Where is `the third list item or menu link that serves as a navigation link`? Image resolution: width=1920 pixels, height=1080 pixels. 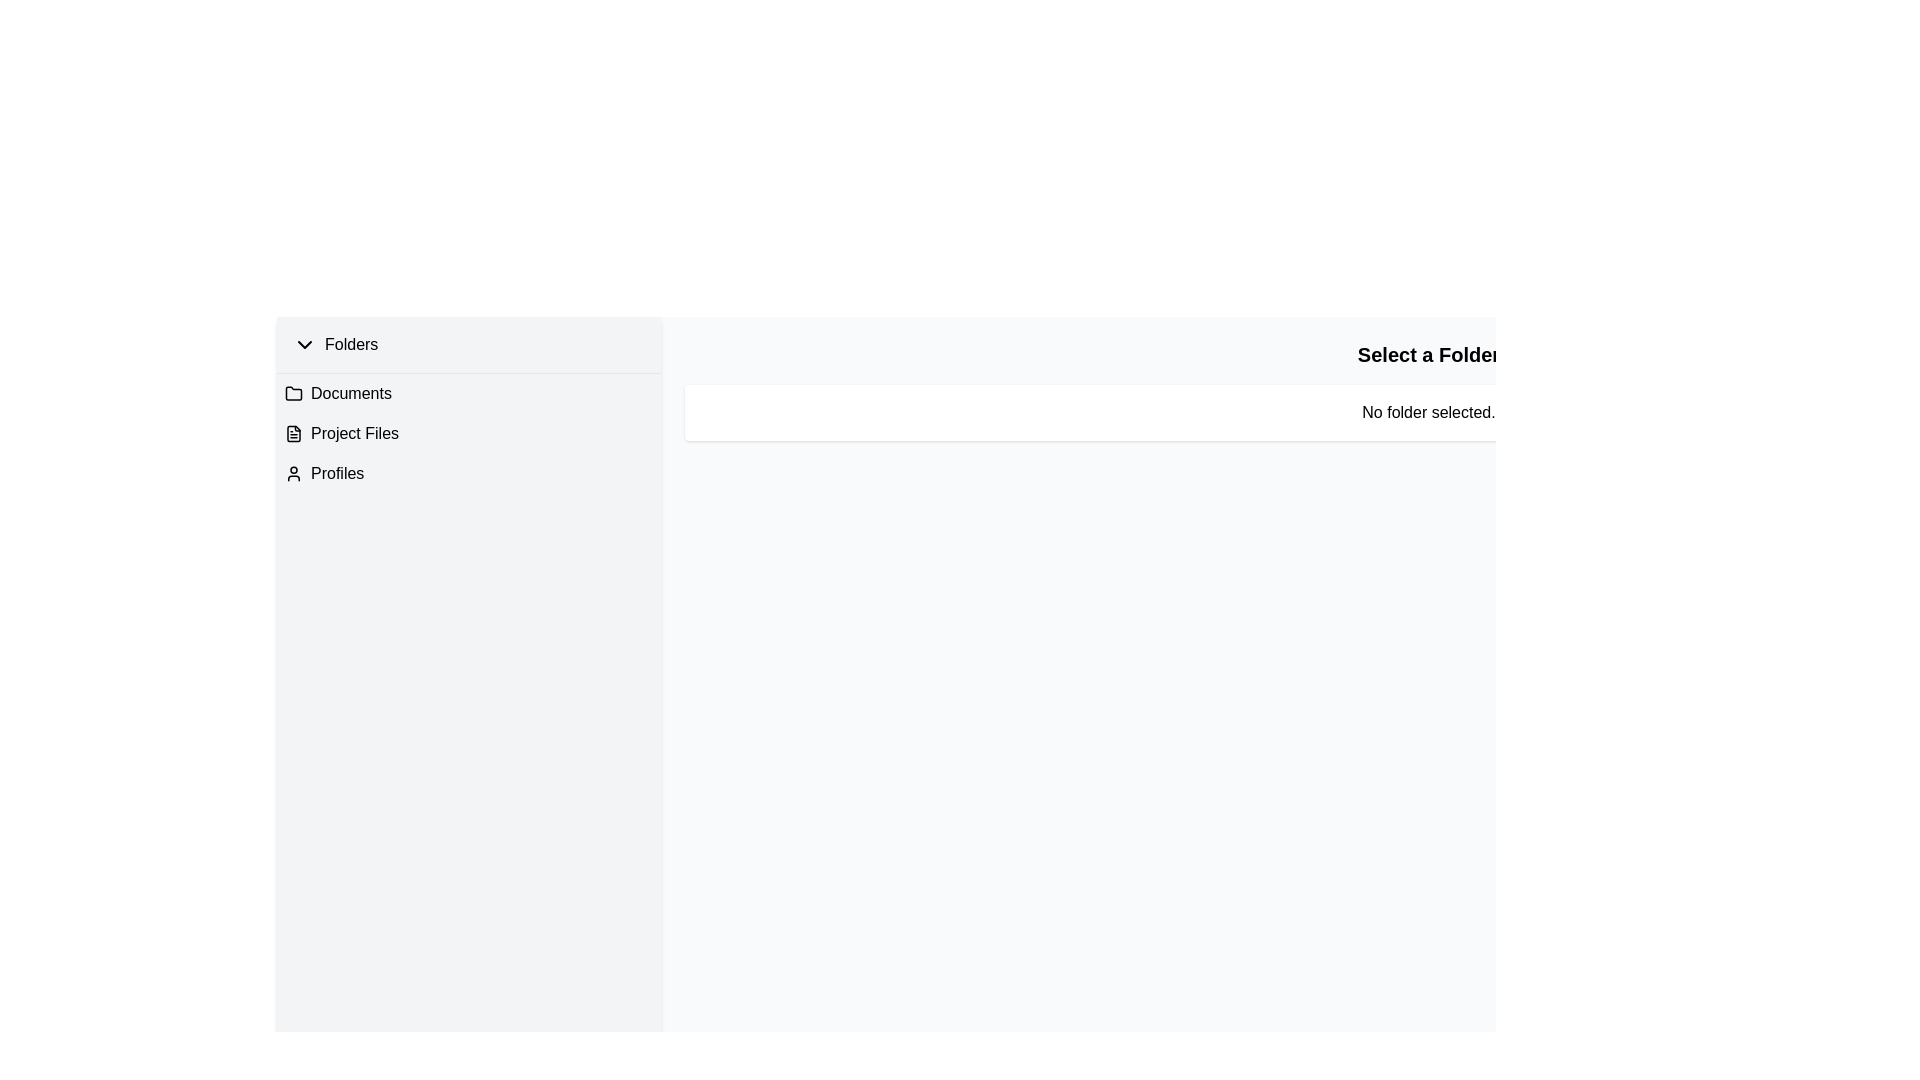 the third list item or menu link that serves as a navigation link is located at coordinates (468, 474).